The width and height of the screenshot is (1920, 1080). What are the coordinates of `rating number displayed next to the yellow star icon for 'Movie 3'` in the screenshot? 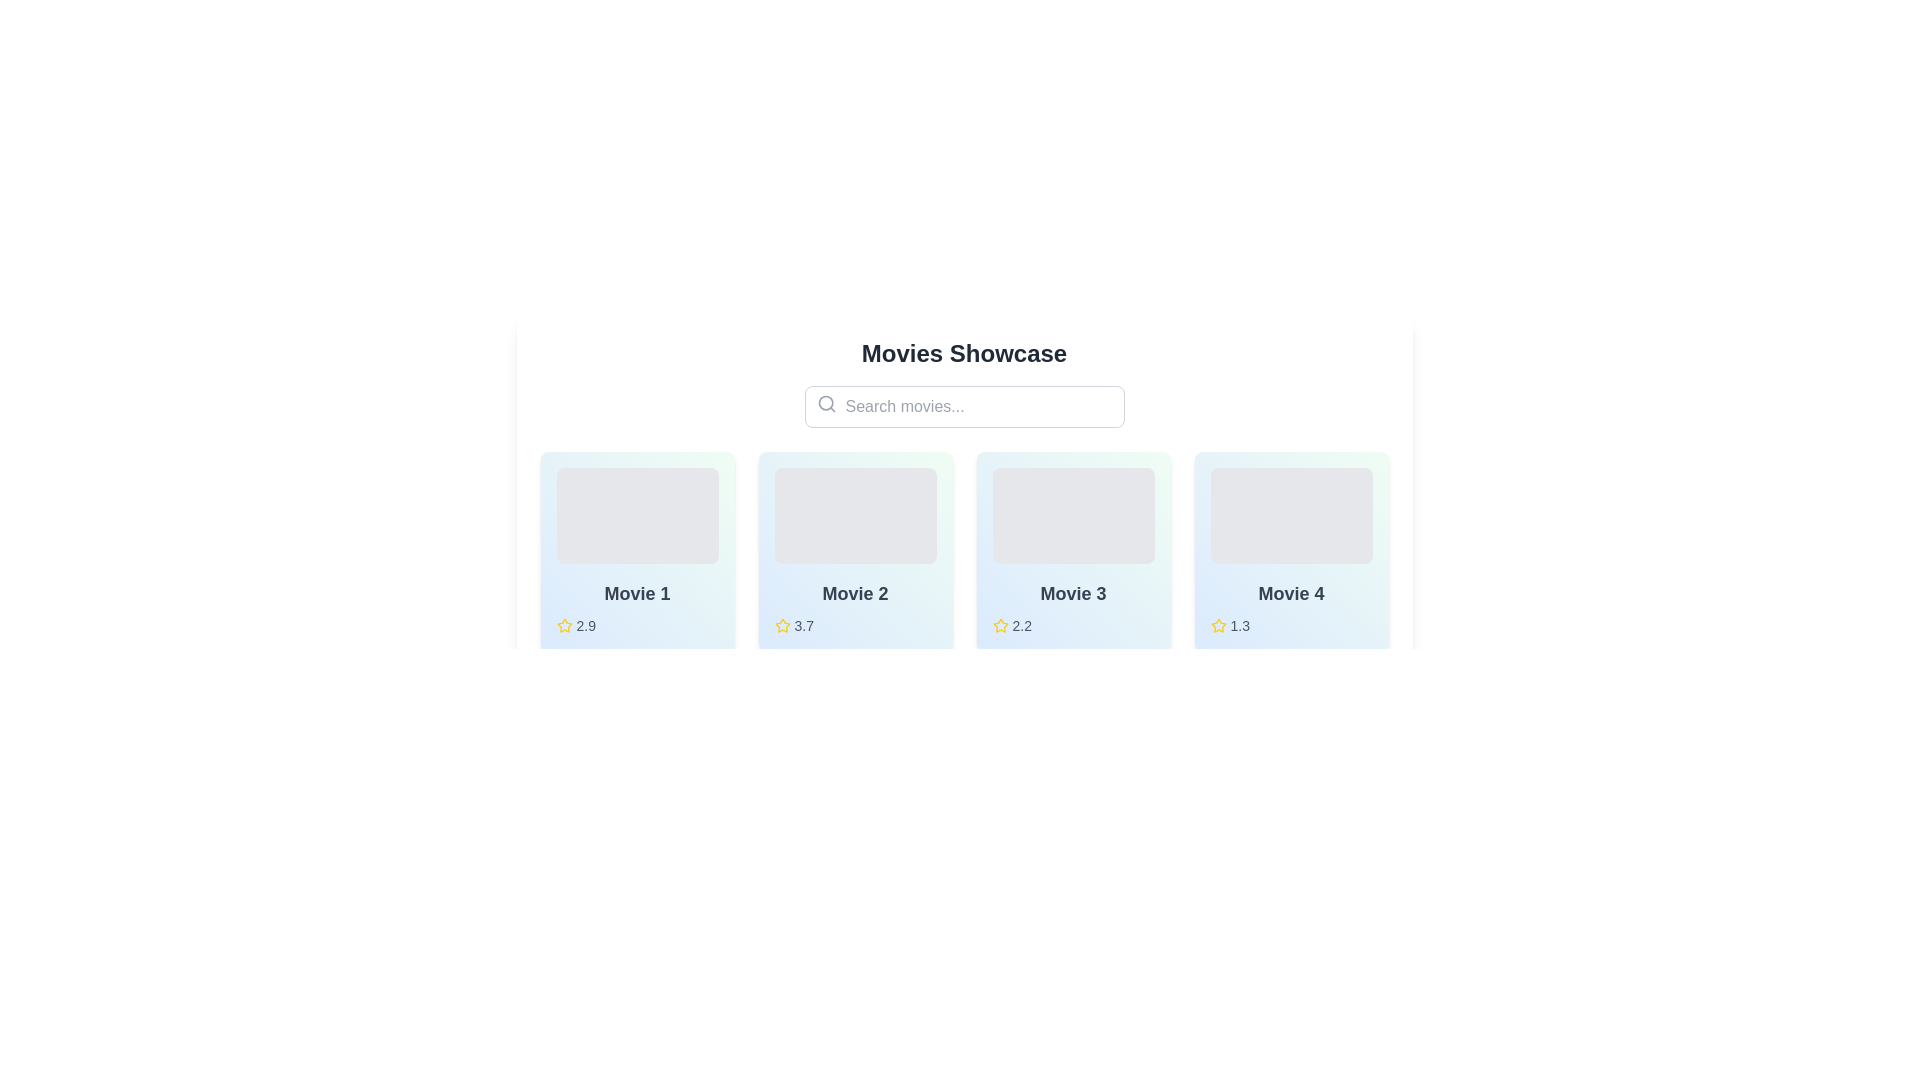 It's located at (1022, 624).